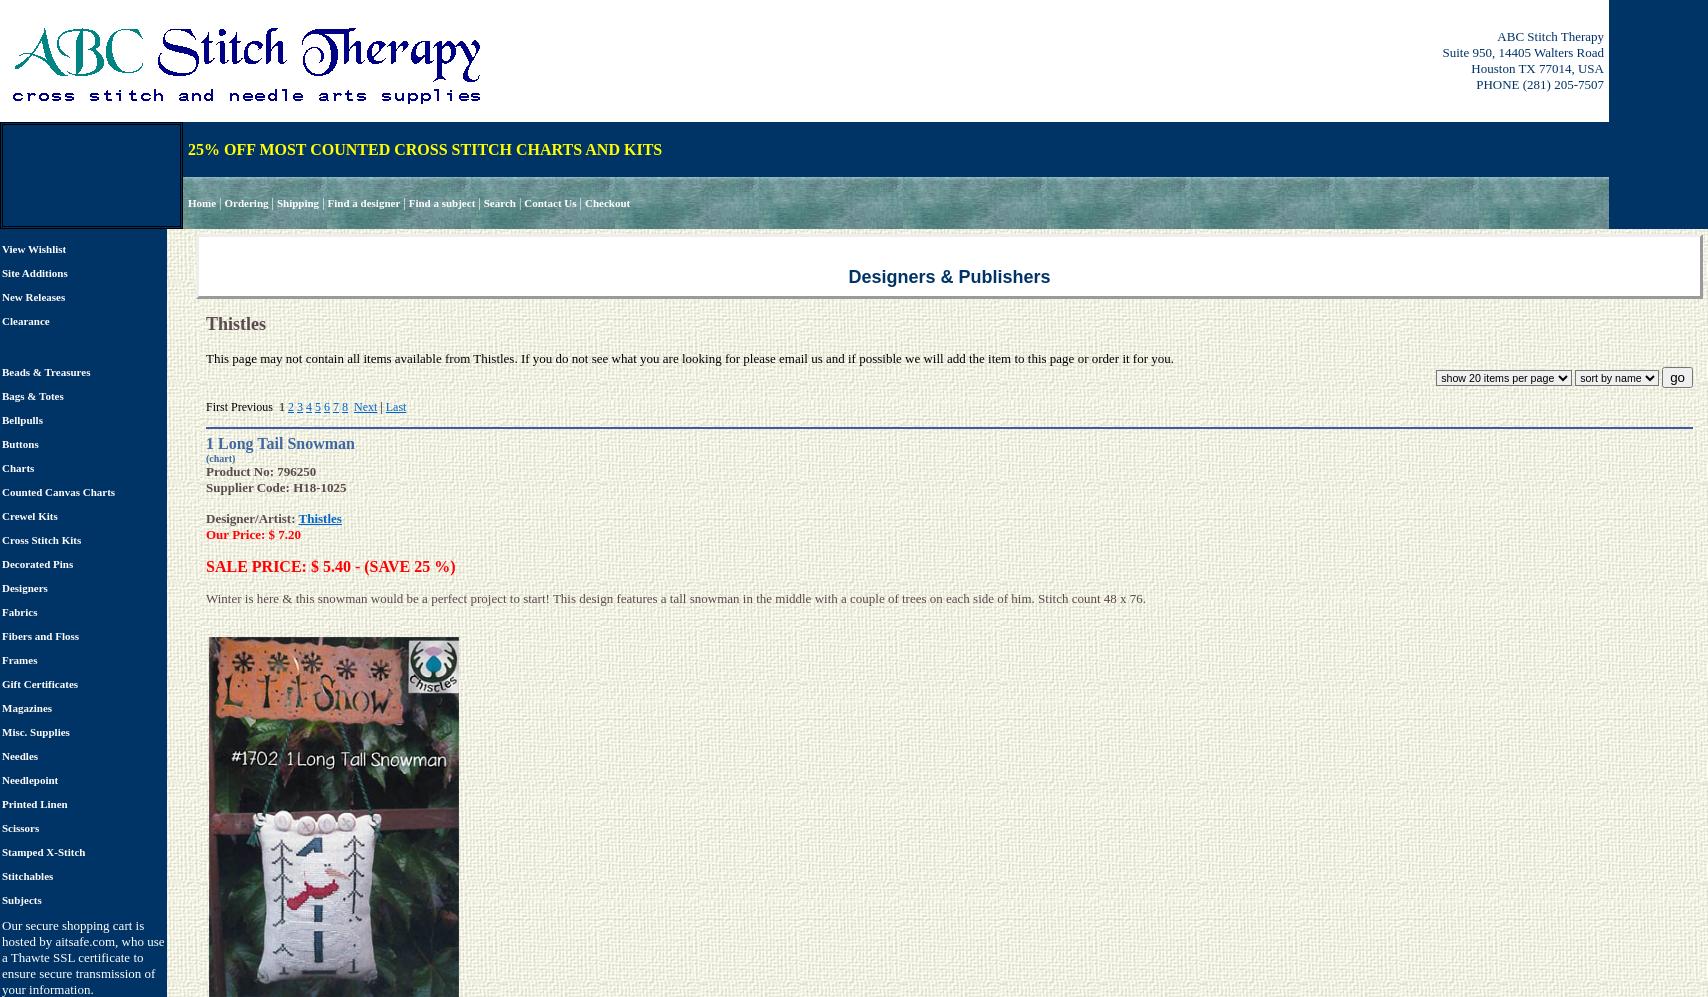 Image resolution: width=1708 pixels, height=997 pixels. I want to click on 'Counted Canvas Charts', so click(58, 492).